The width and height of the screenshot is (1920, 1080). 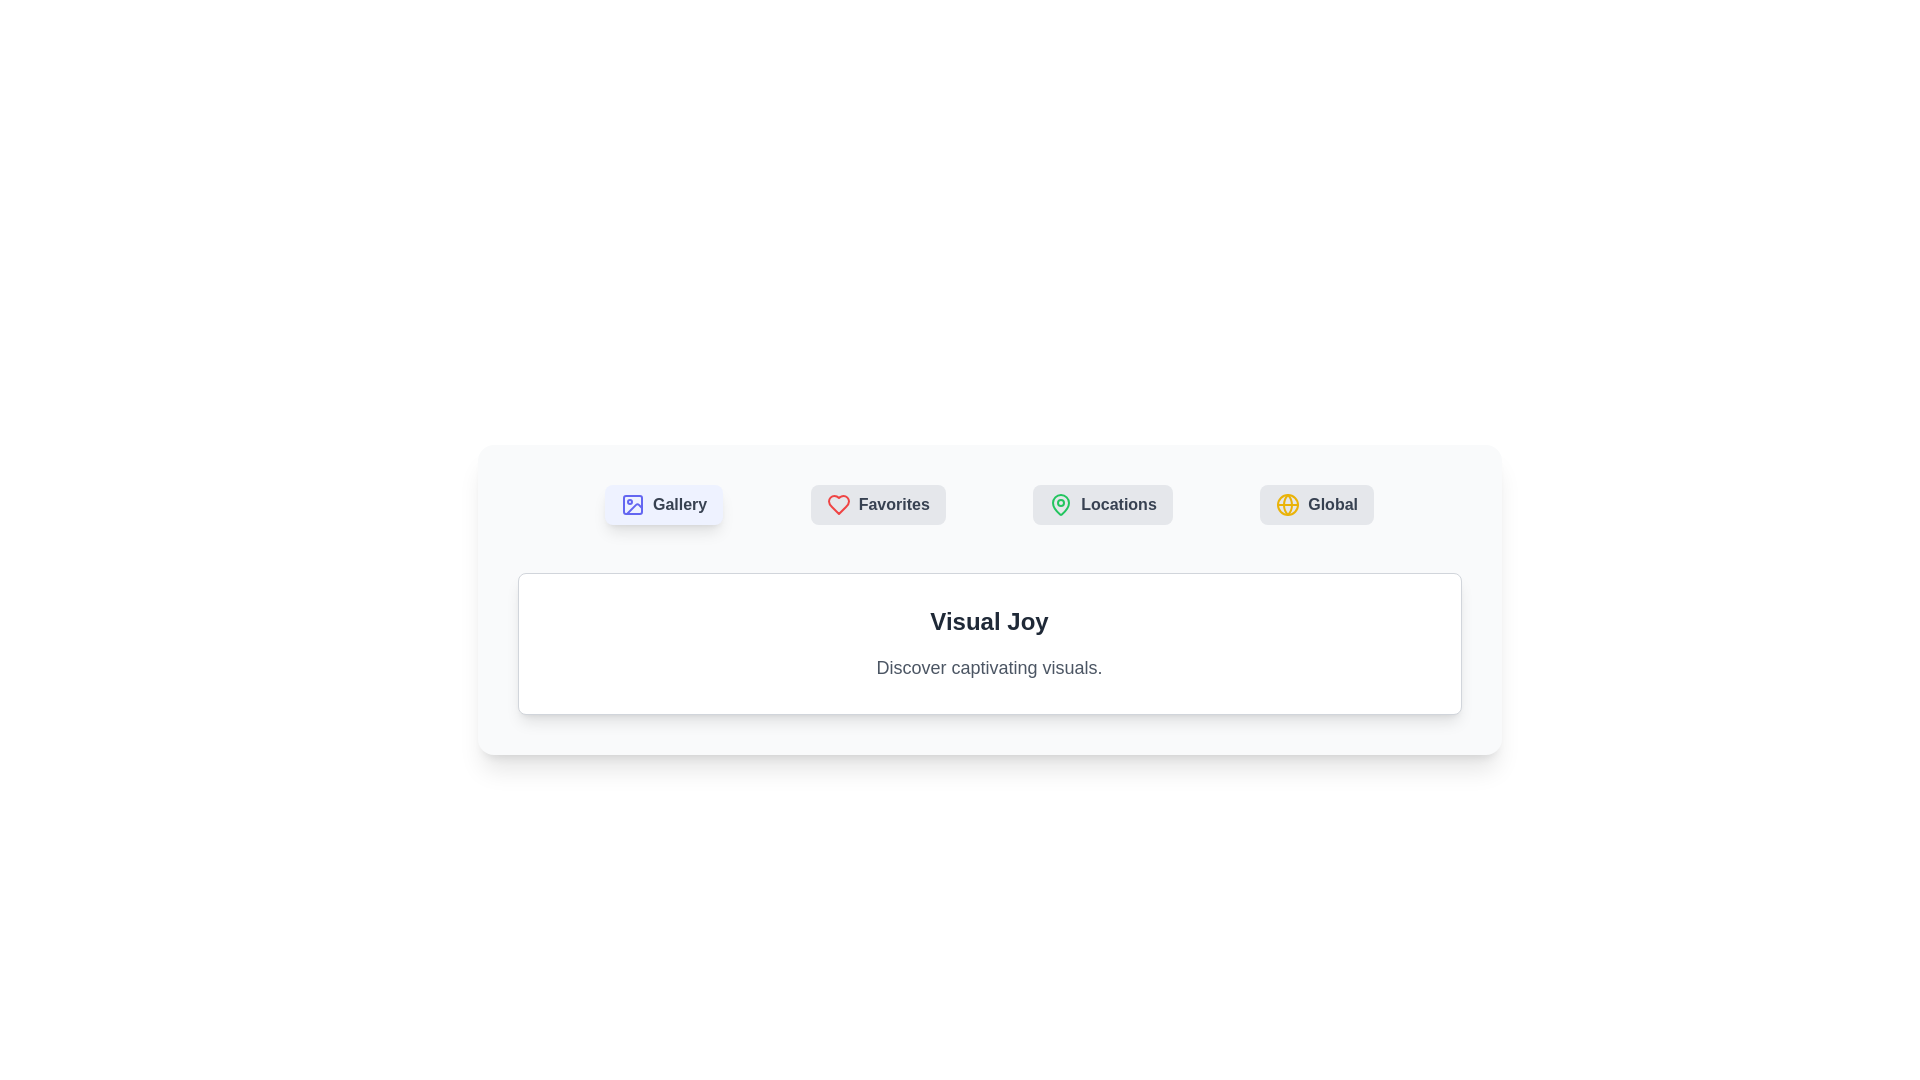 What do you see at coordinates (1317, 504) in the screenshot?
I see `the tab labeled Global to observe its hover effect` at bounding box center [1317, 504].